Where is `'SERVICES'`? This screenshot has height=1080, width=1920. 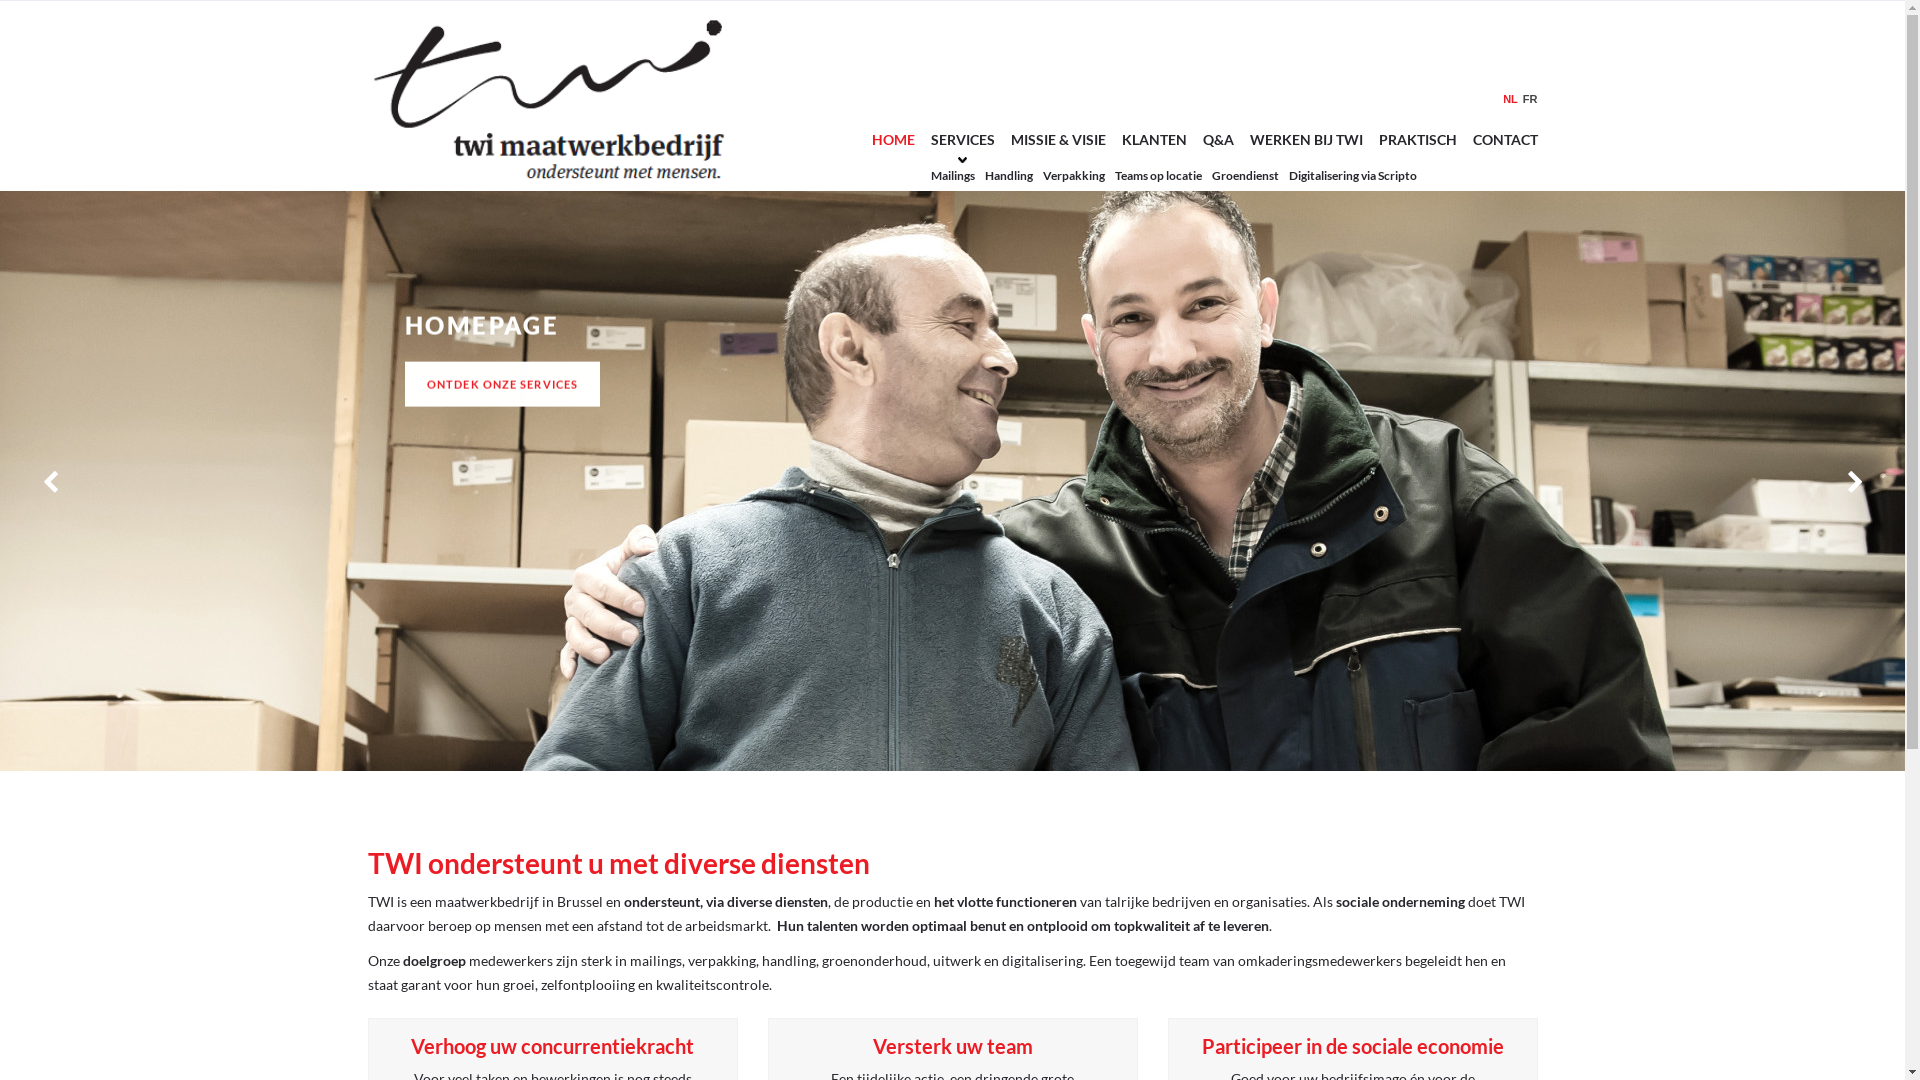 'SERVICES' is located at coordinates (961, 139).